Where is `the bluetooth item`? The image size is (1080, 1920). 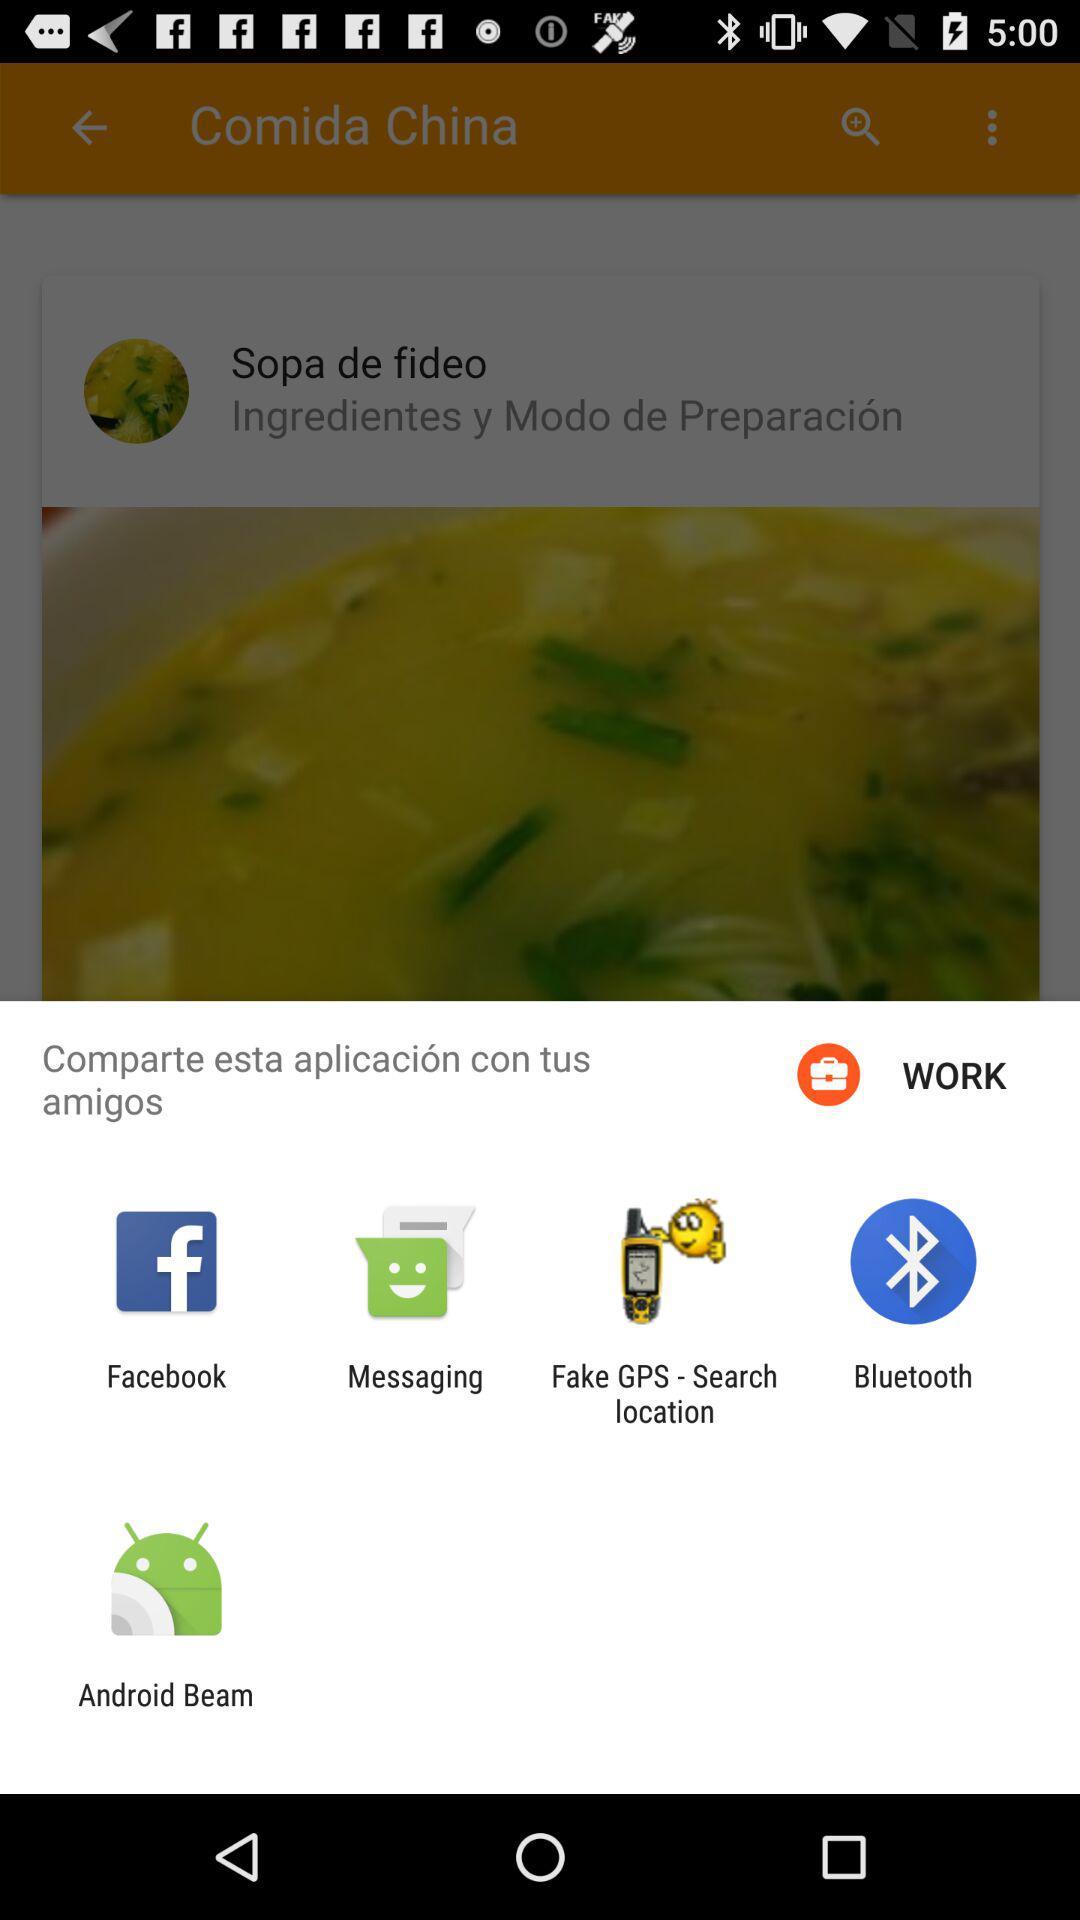
the bluetooth item is located at coordinates (913, 1392).